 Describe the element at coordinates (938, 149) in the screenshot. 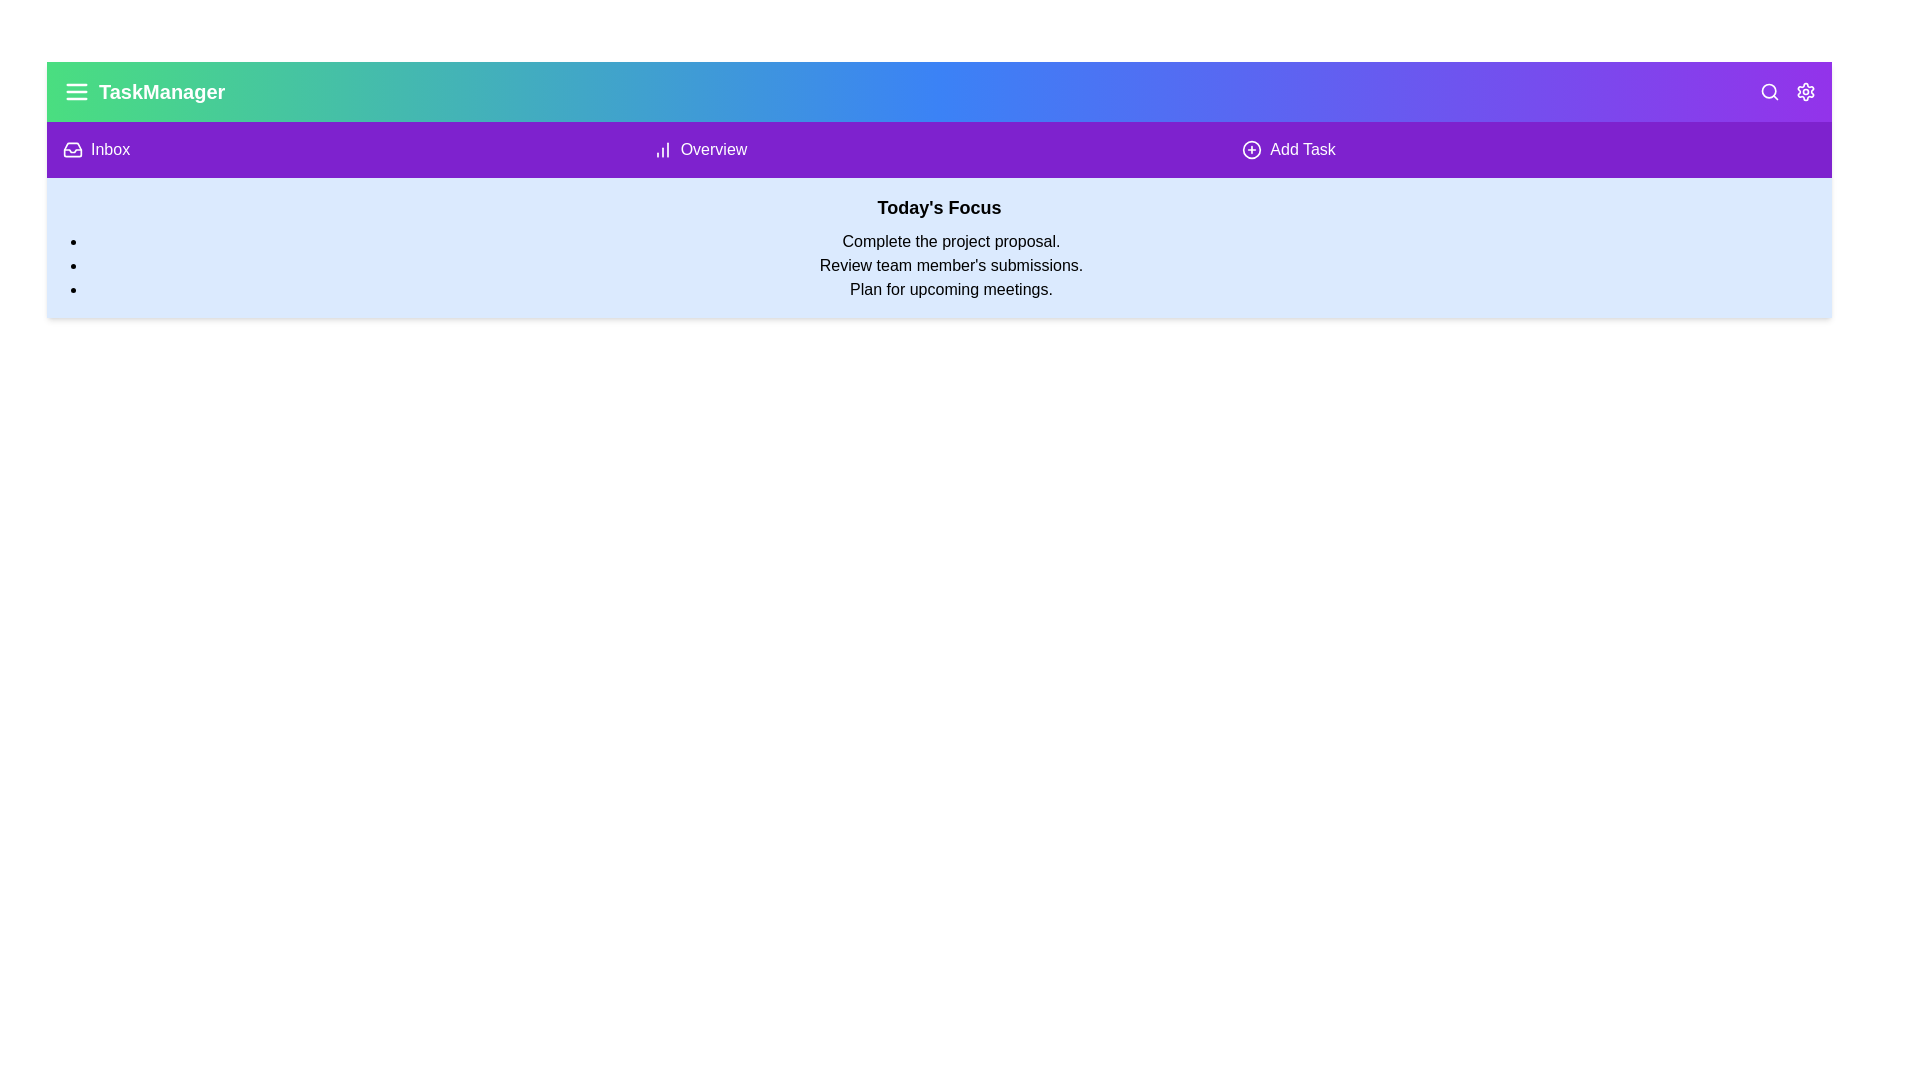

I see `the 'Overview' button to navigate to the 'Overview' section` at that location.